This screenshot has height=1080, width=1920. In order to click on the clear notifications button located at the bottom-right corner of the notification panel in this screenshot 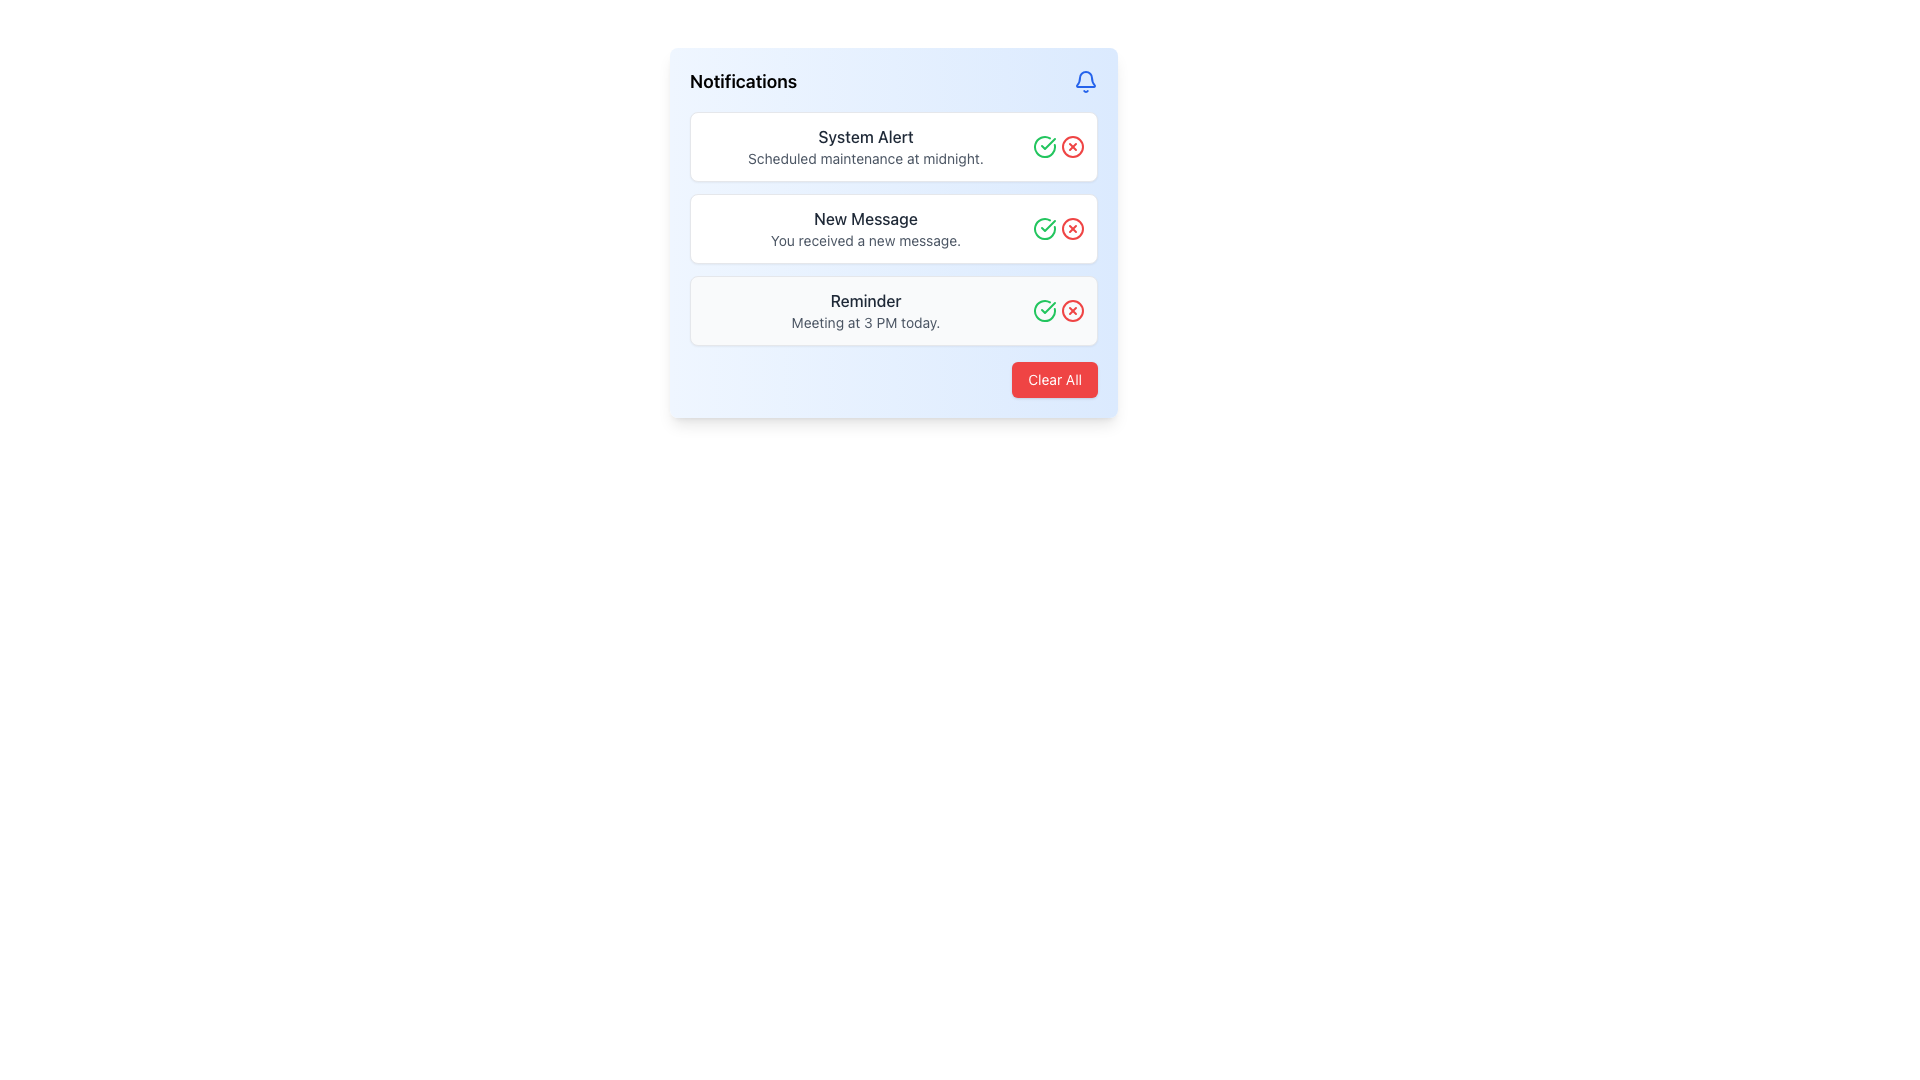, I will do `click(1054, 380)`.